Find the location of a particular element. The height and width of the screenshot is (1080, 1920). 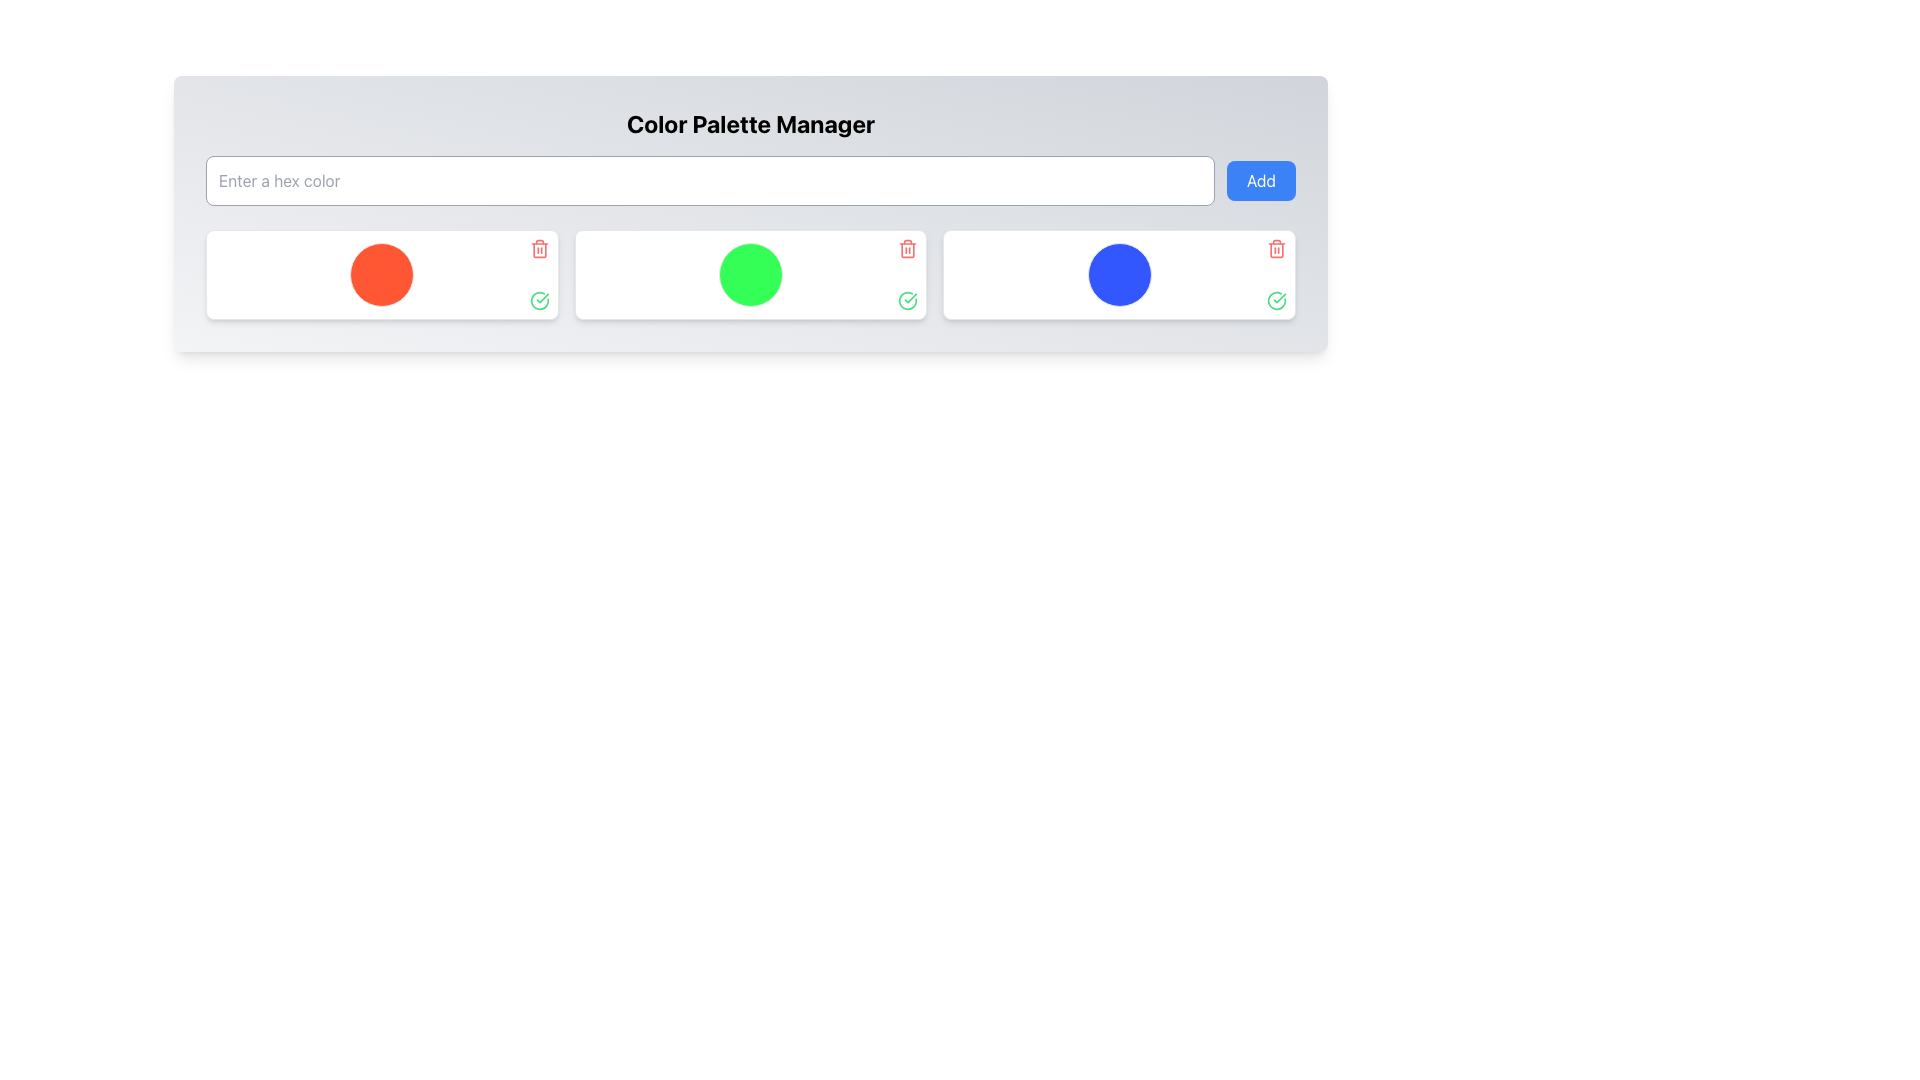

the icon button located in the bottom-right corner of the card containing the green circle is located at coordinates (539, 300).